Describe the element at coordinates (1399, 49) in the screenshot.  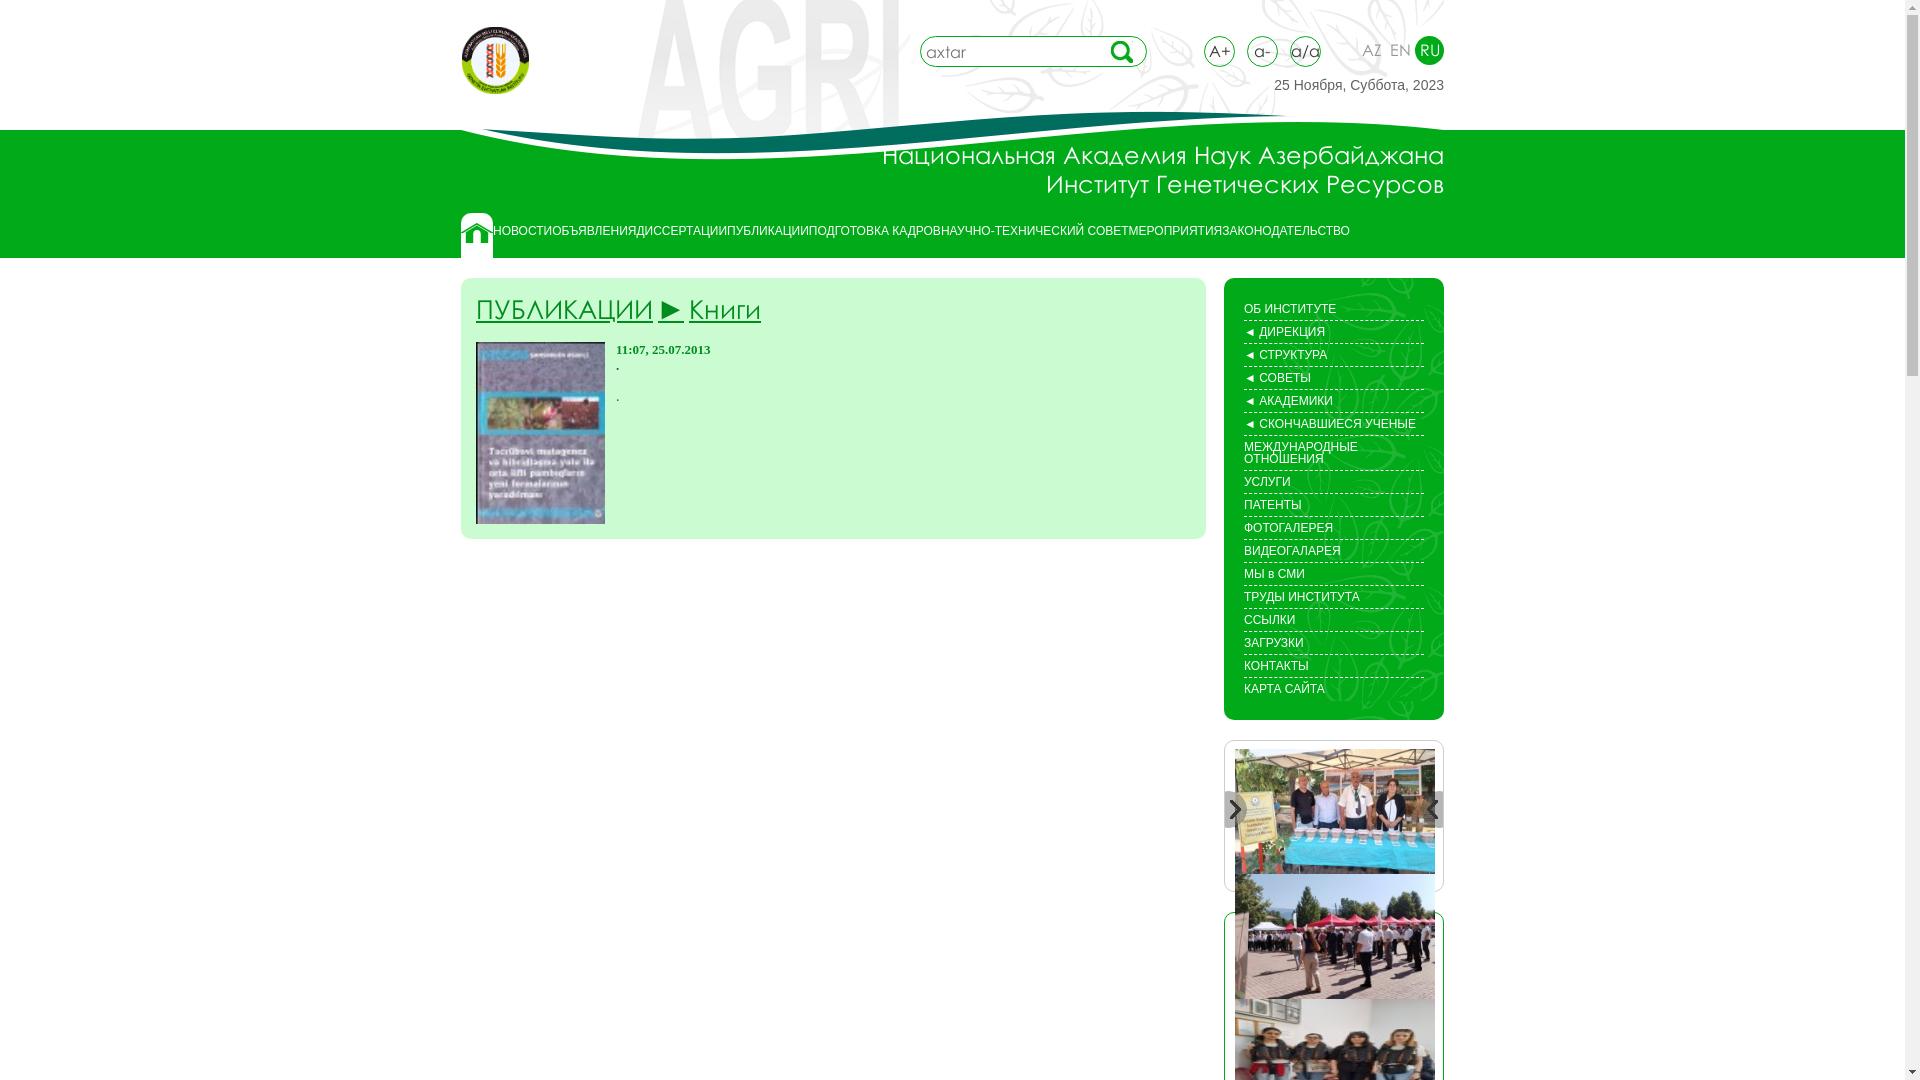
I see `'EN'` at that location.